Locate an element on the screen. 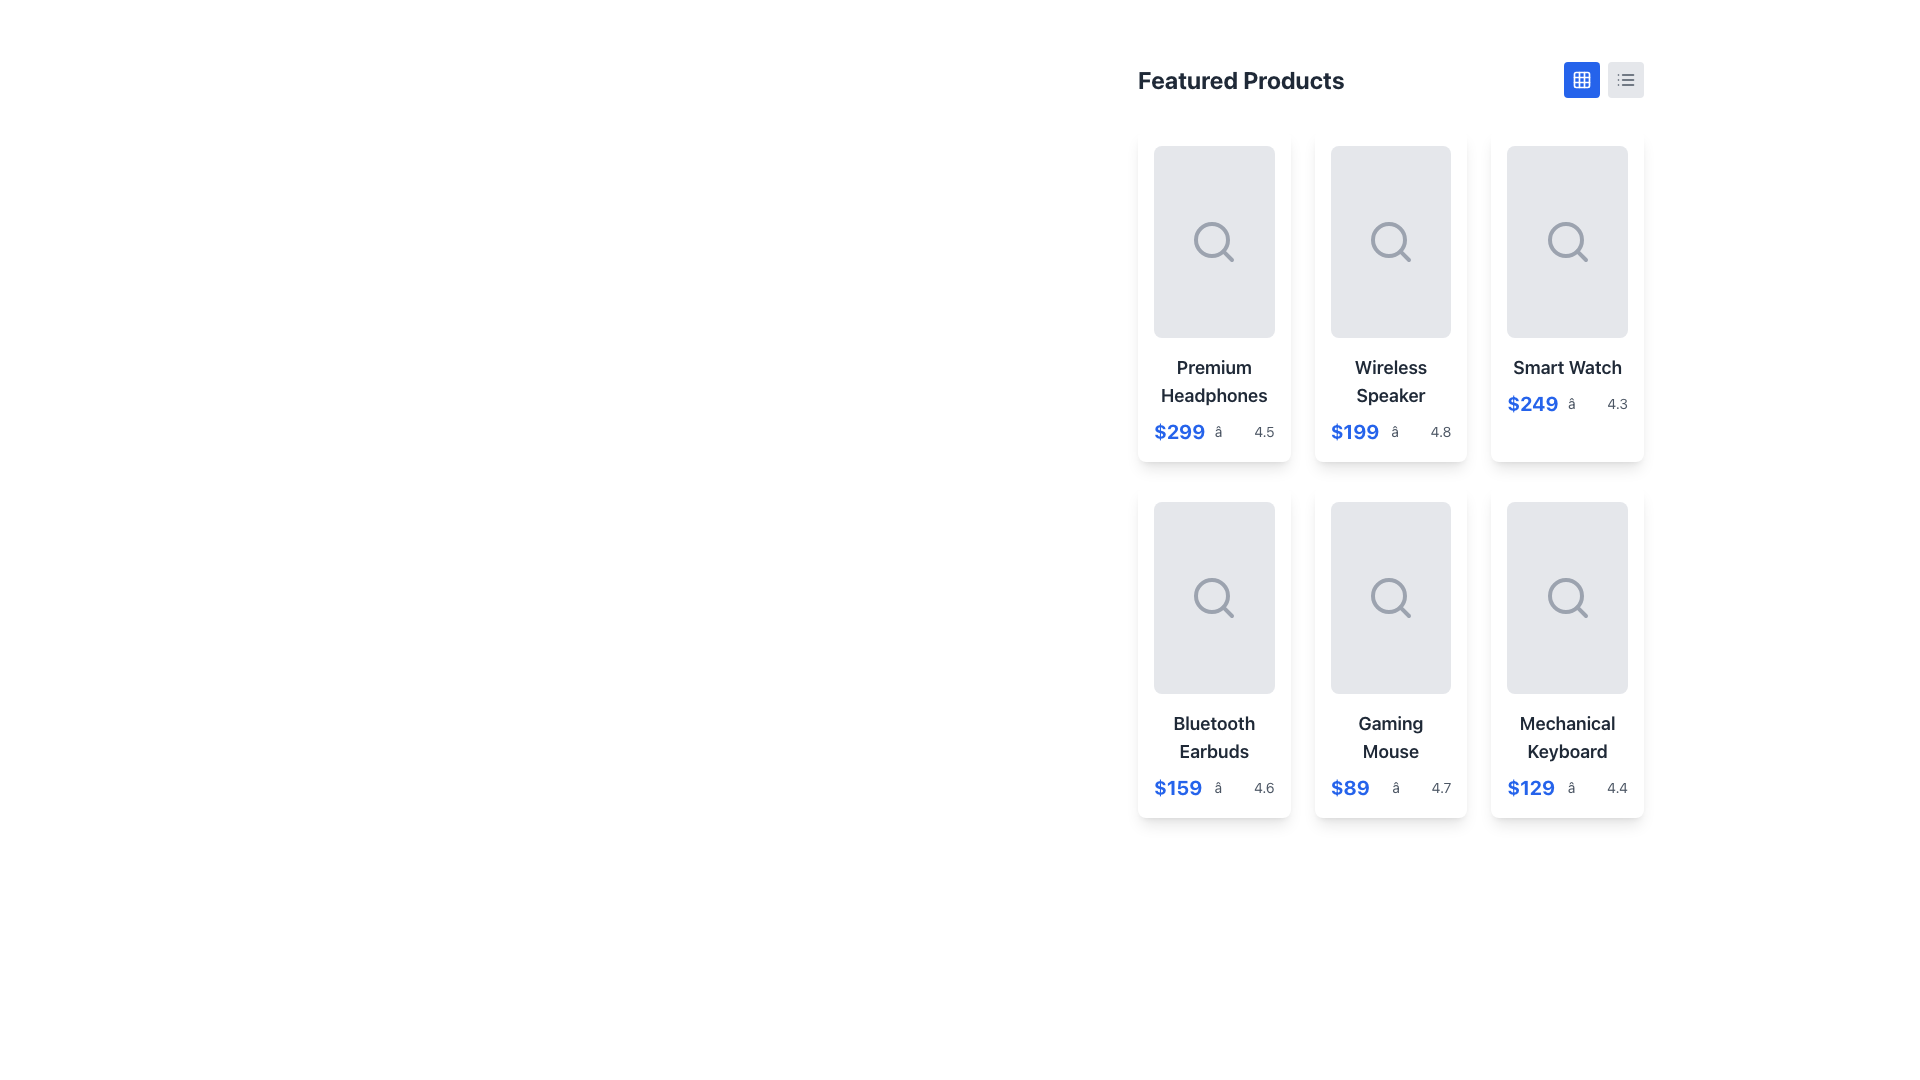 The image size is (1920, 1080). the area near the price ('$159') or rating ('4.6') of the Complex label in the 'Bluetooth Earbuds' product card is located at coordinates (1213, 786).